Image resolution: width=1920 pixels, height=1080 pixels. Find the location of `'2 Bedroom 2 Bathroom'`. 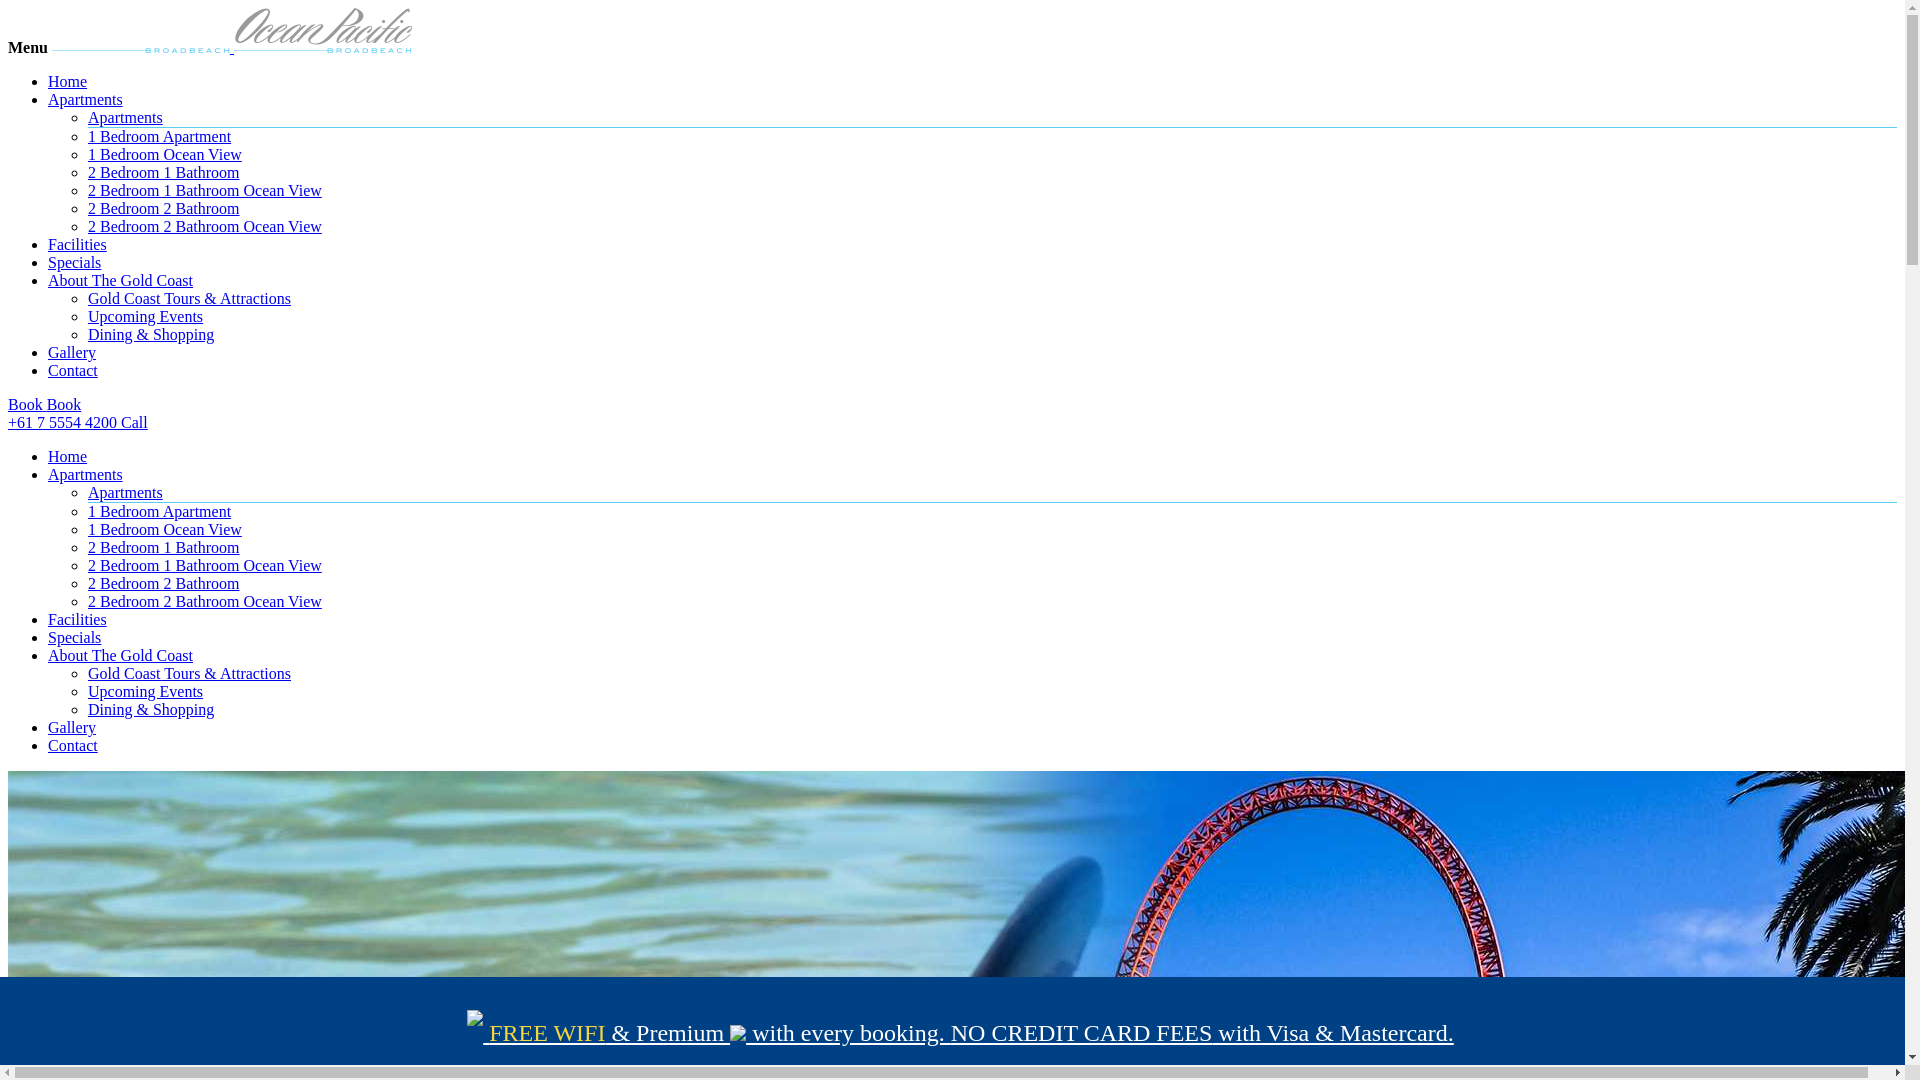

'2 Bedroom 2 Bathroom' is located at coordinates (163, 583).